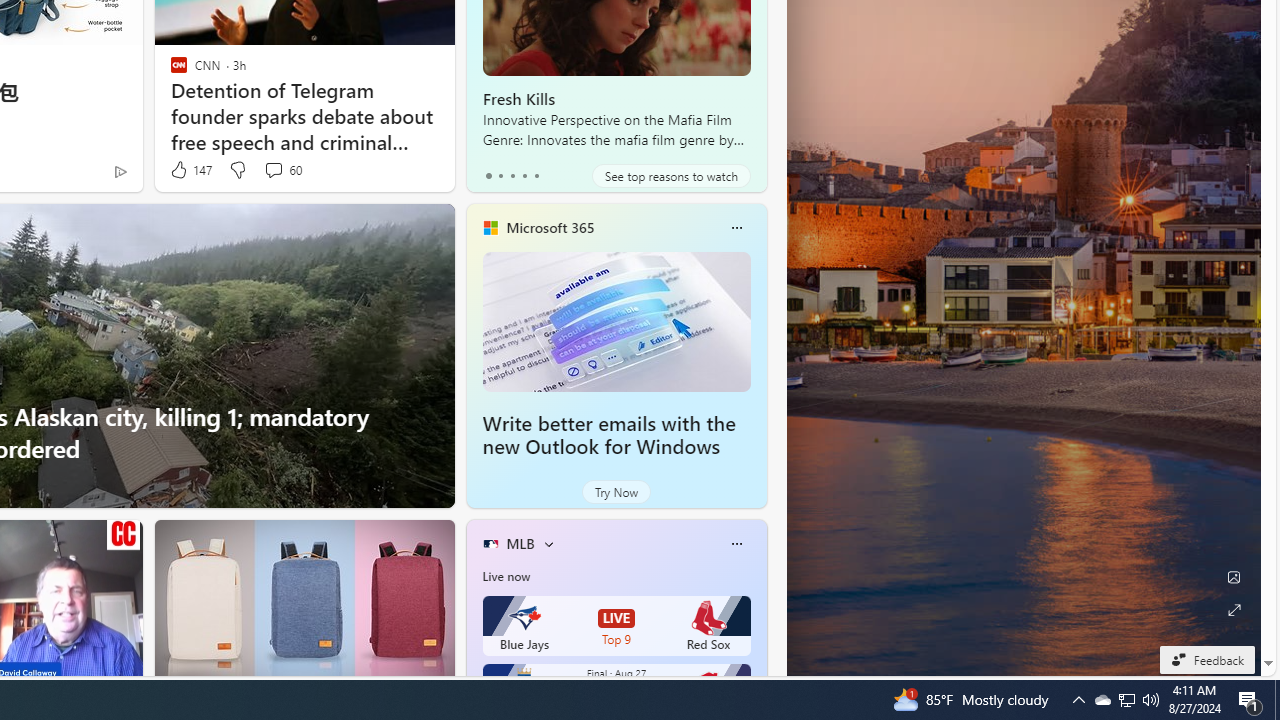 This screenshot has width=1280, height=720. Describe the element at coordinates (615, 625) in the screenshot. I see `'Blue Jays LIVE Top 9 Red Sox'` at that location.